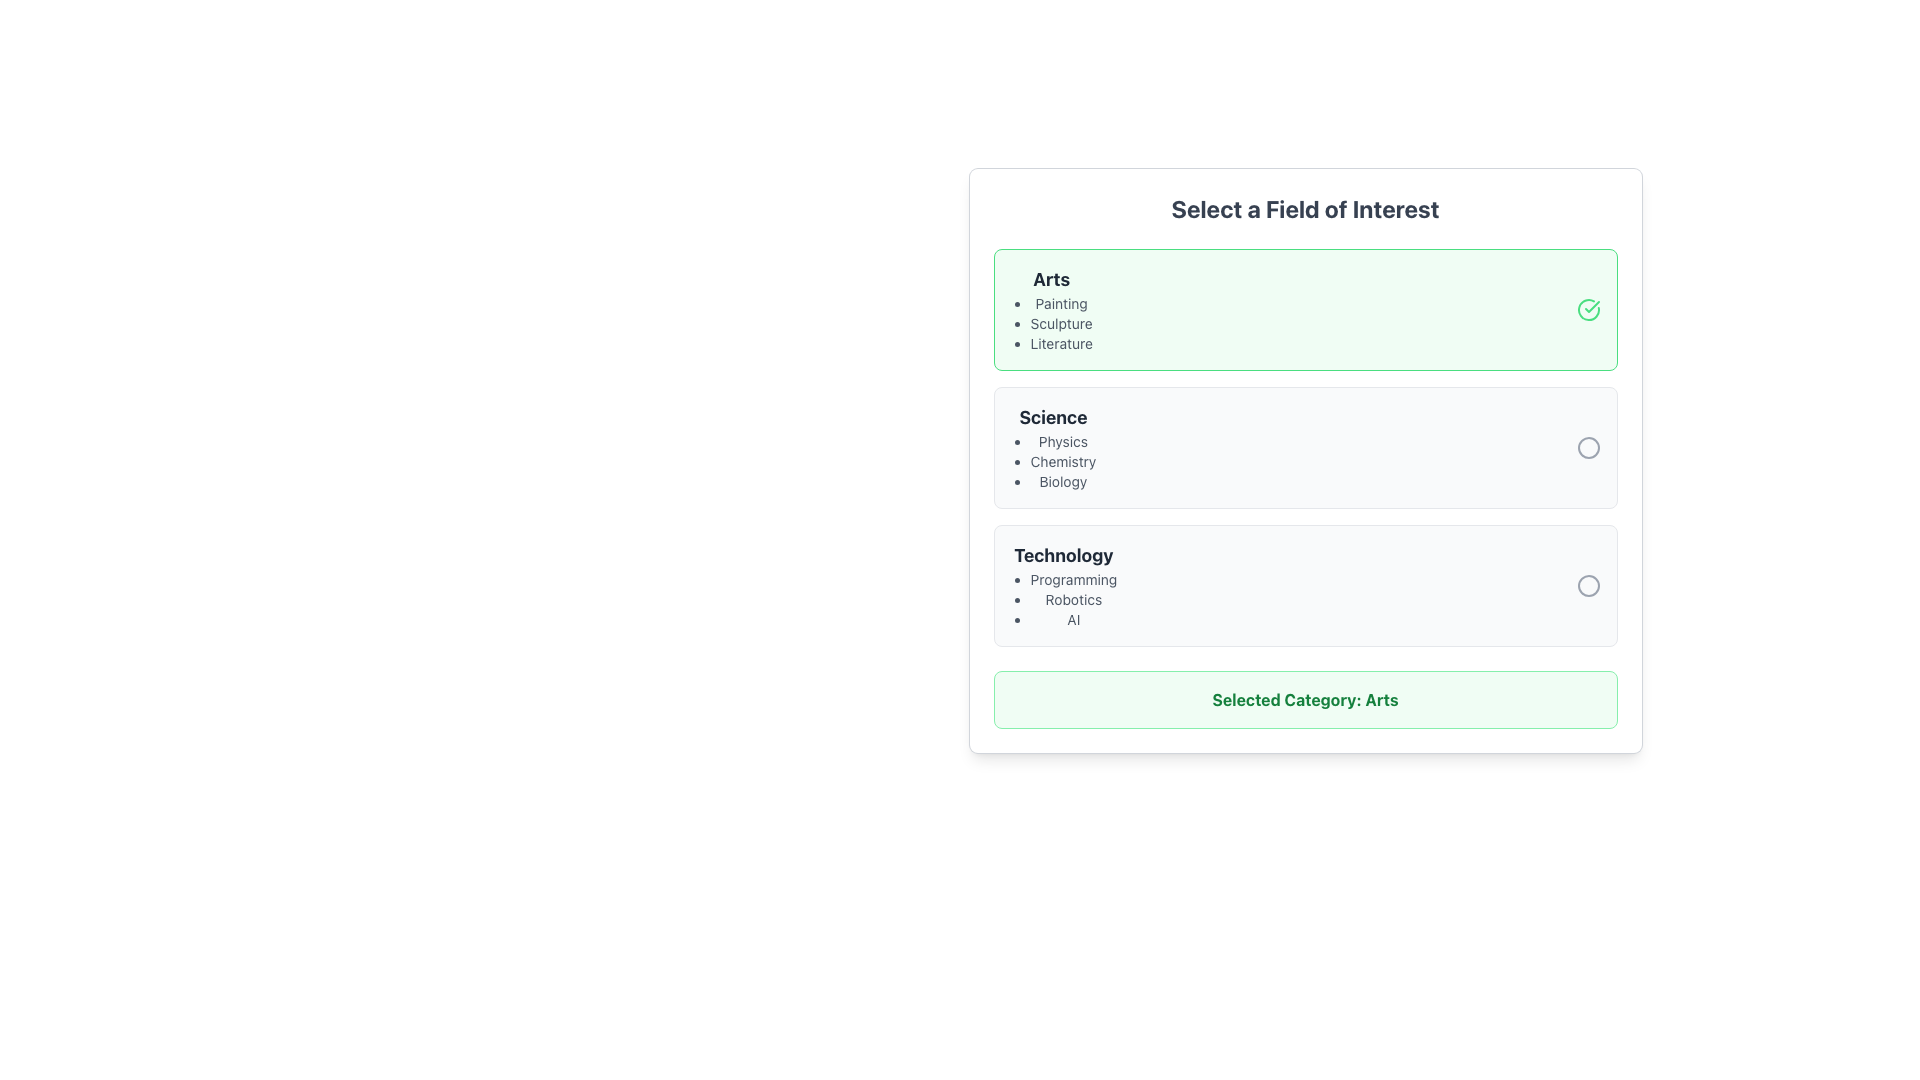 The height and width of the screenshot is (1080, 1920). I want to click on the circular radio button located on the right side of the 'Science' section, so click(1587, 446).